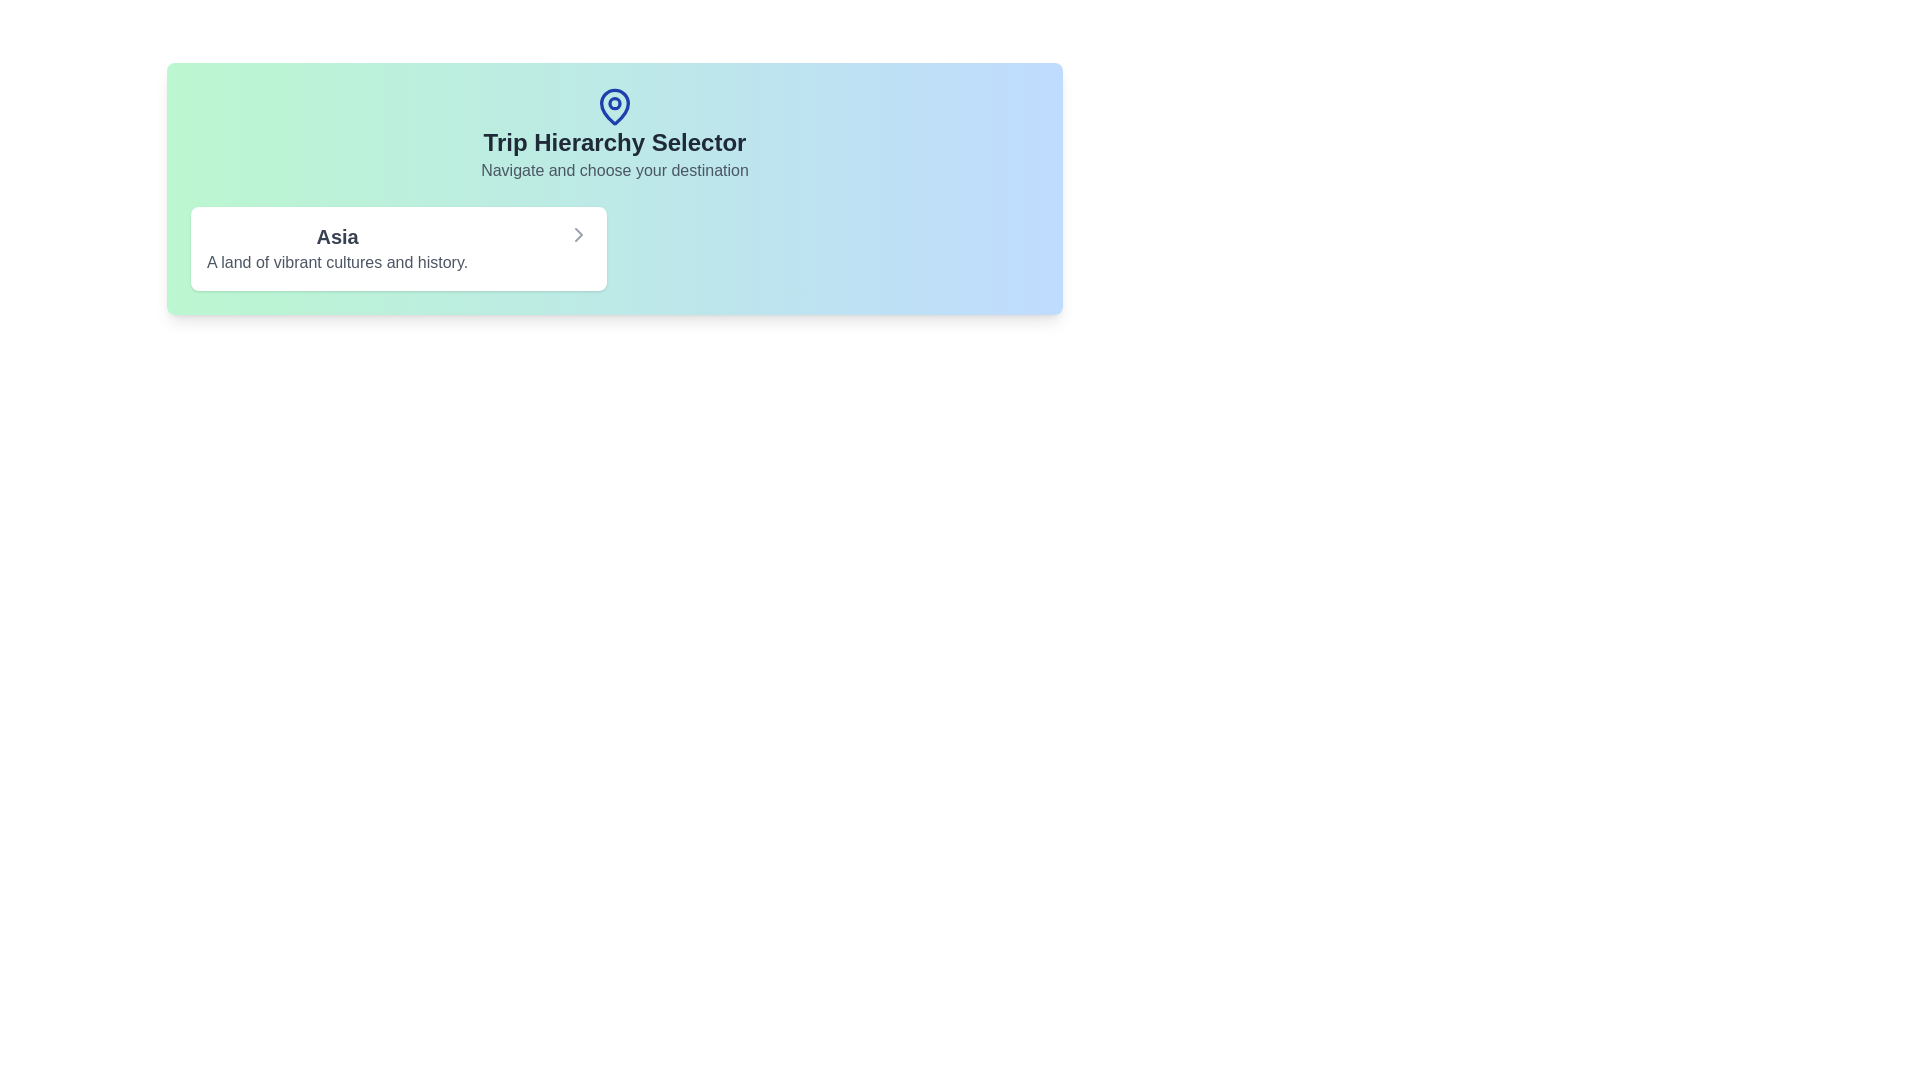 This screenshot has width=1920, height=1080. What do you see at coordinates (337, 261) in the screenshot?
I see `the Text Label that provides supplementary information about the title 'Asia', located beneath the heading 'Trip Hierarchy Selector' in the card-like UI component` at bounding box center [337, 261].